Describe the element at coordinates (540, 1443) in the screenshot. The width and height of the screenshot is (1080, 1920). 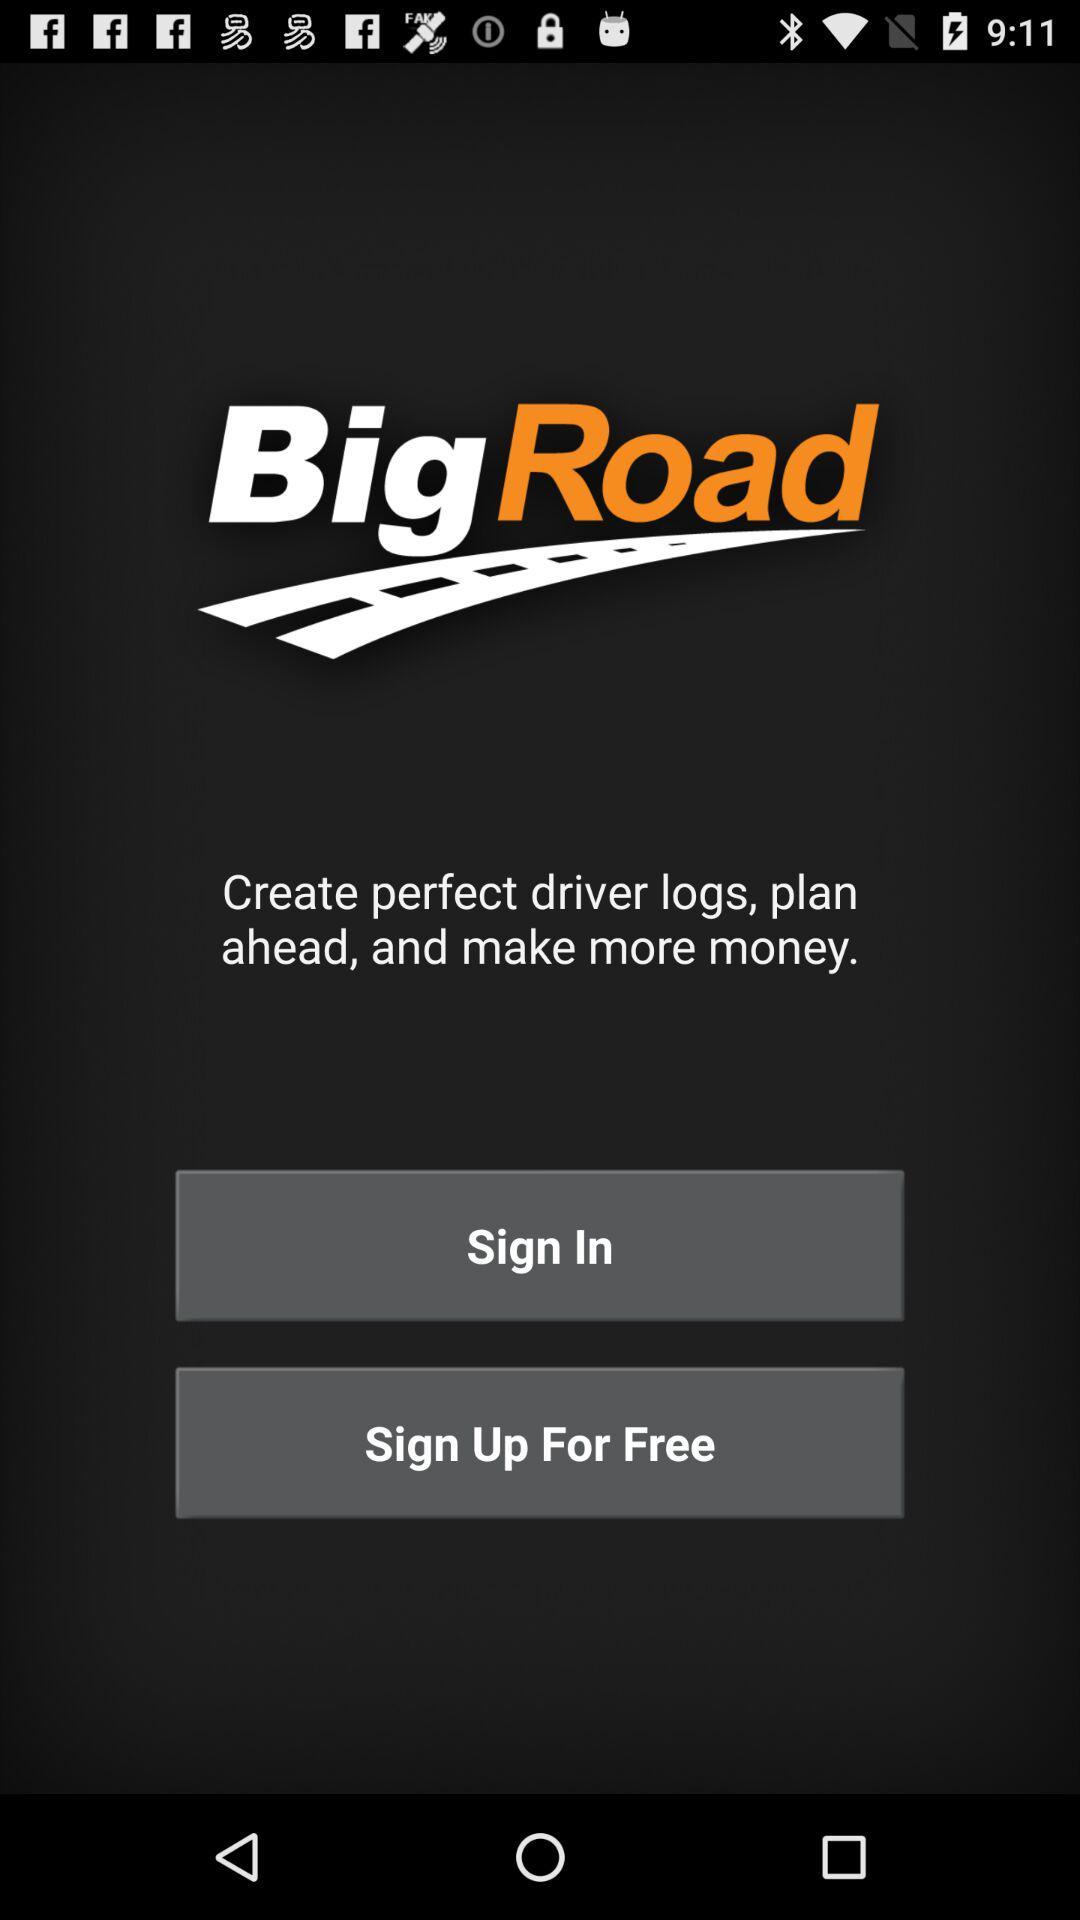
I see `sign up for icon` at that location.